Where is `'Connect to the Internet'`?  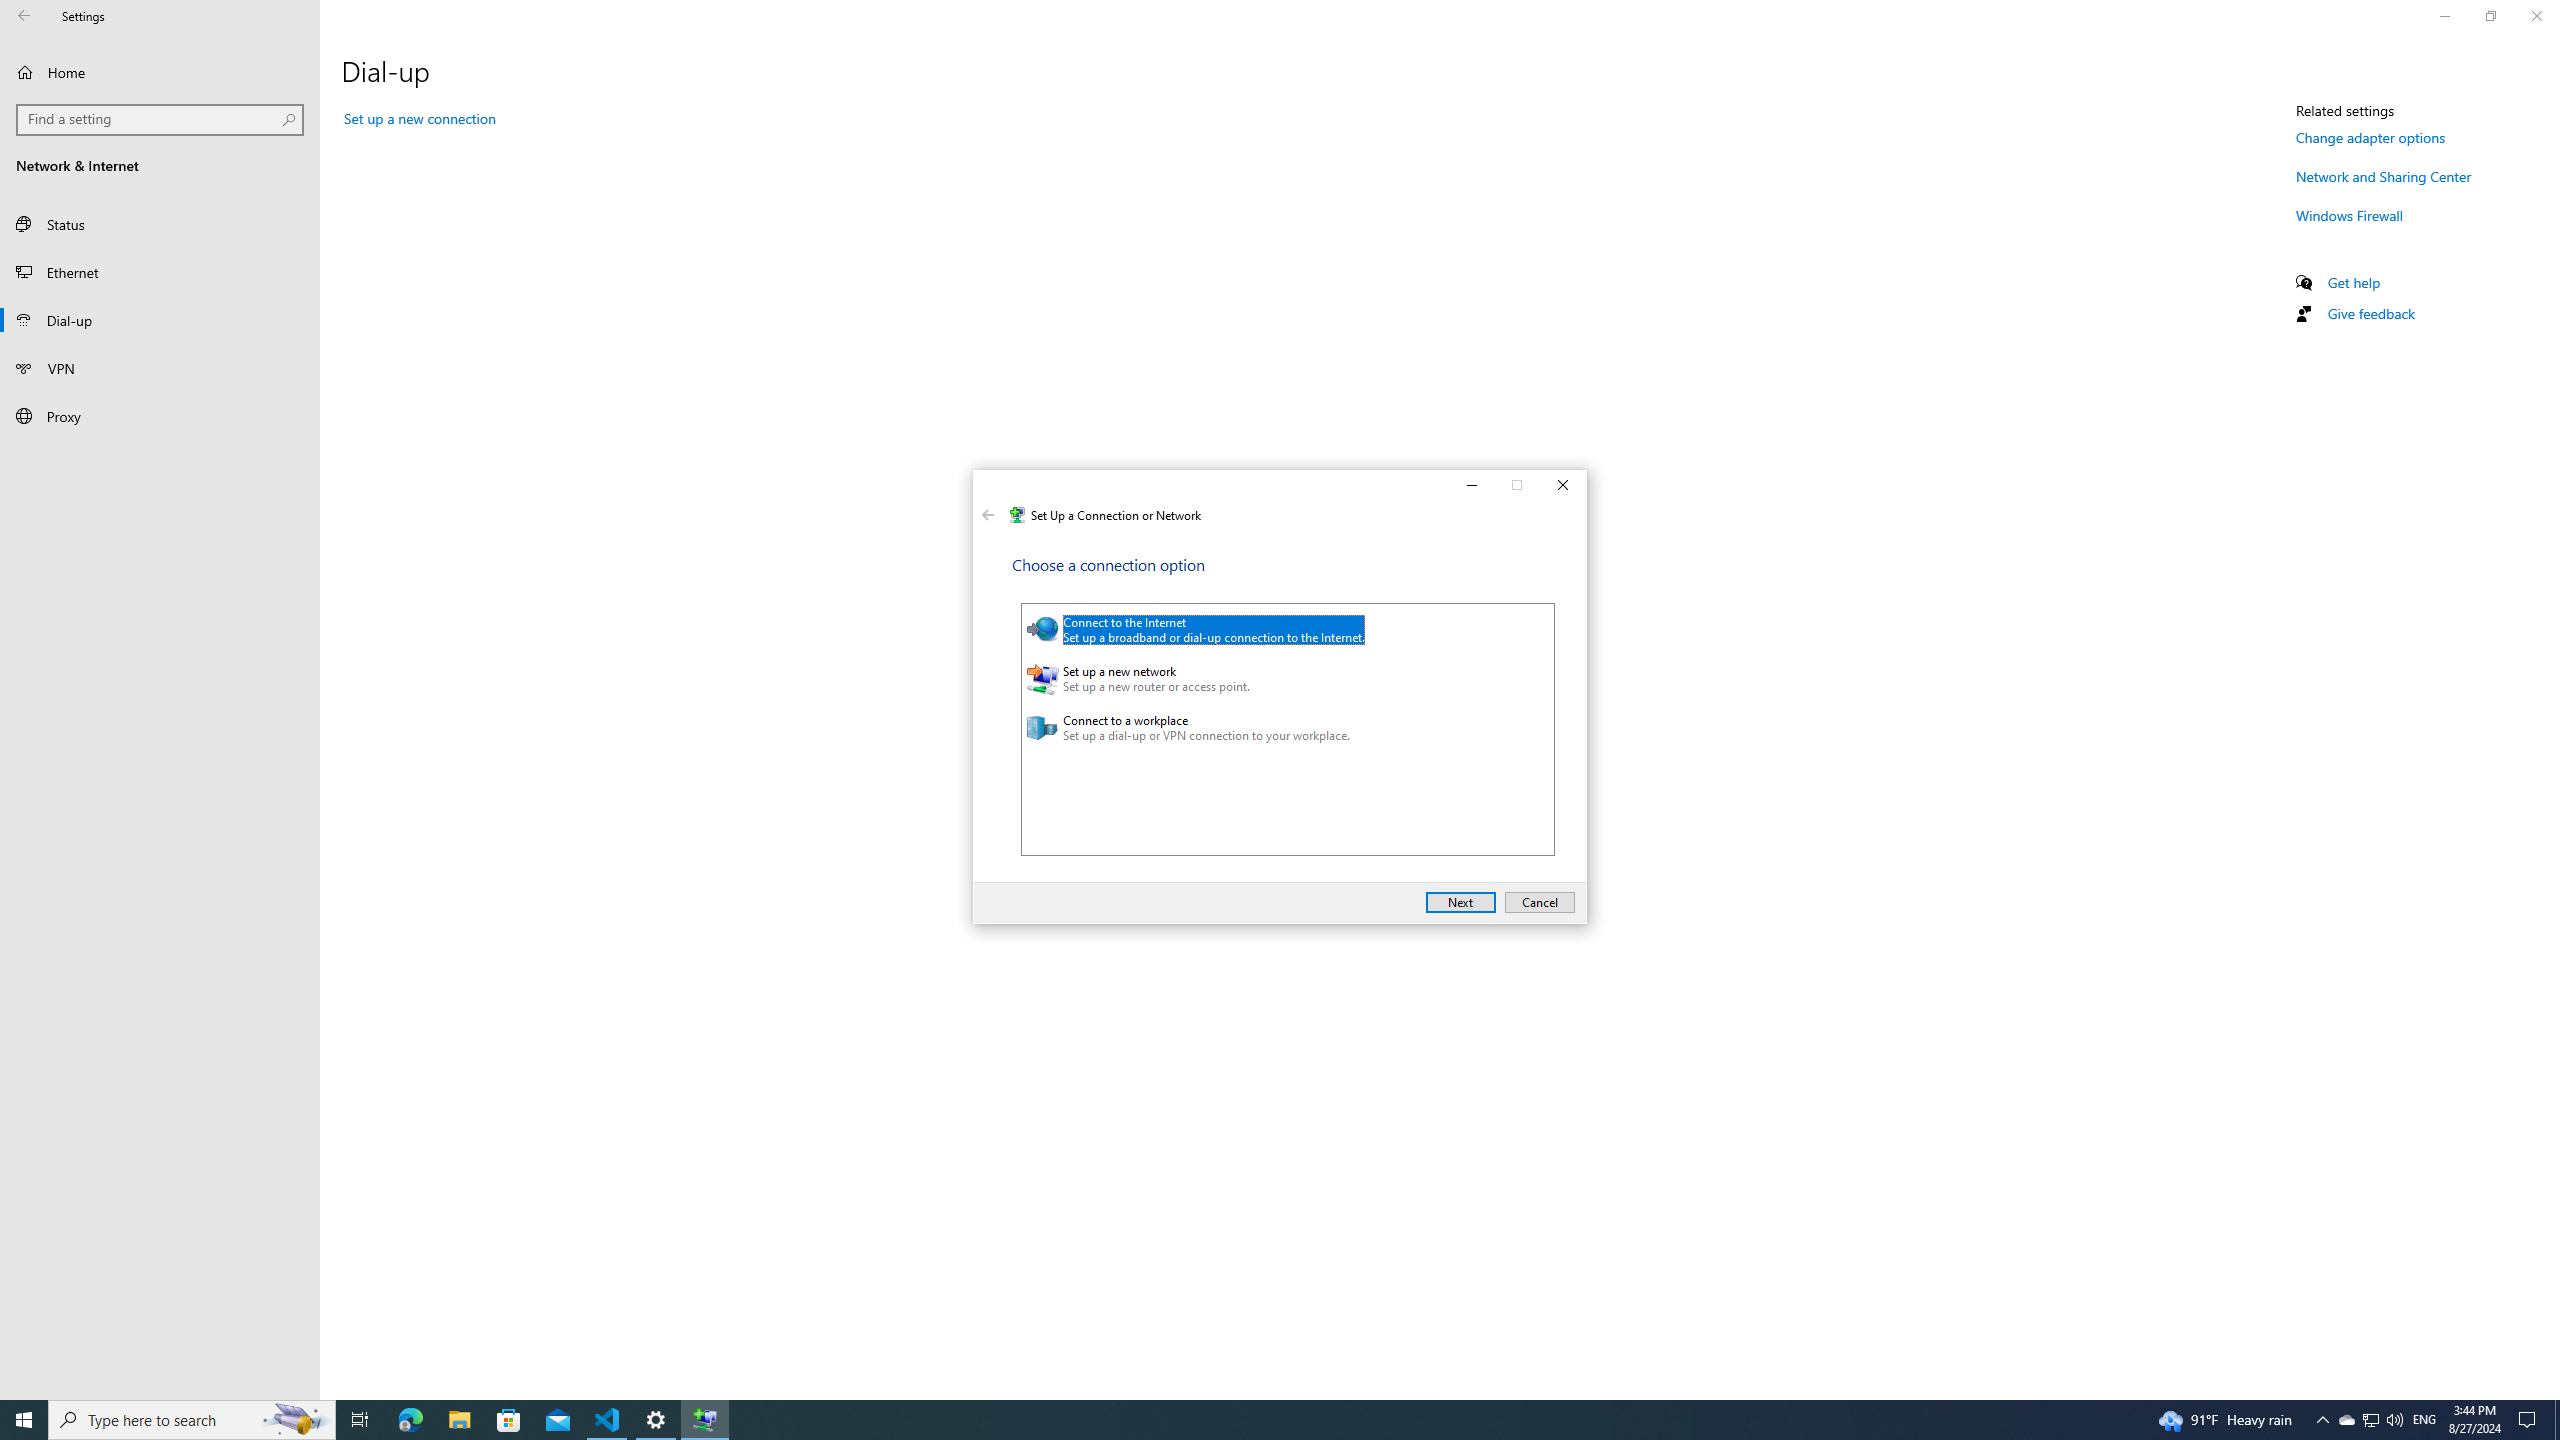
'Connect to the Internet' is located at coordinates (1277, 629).